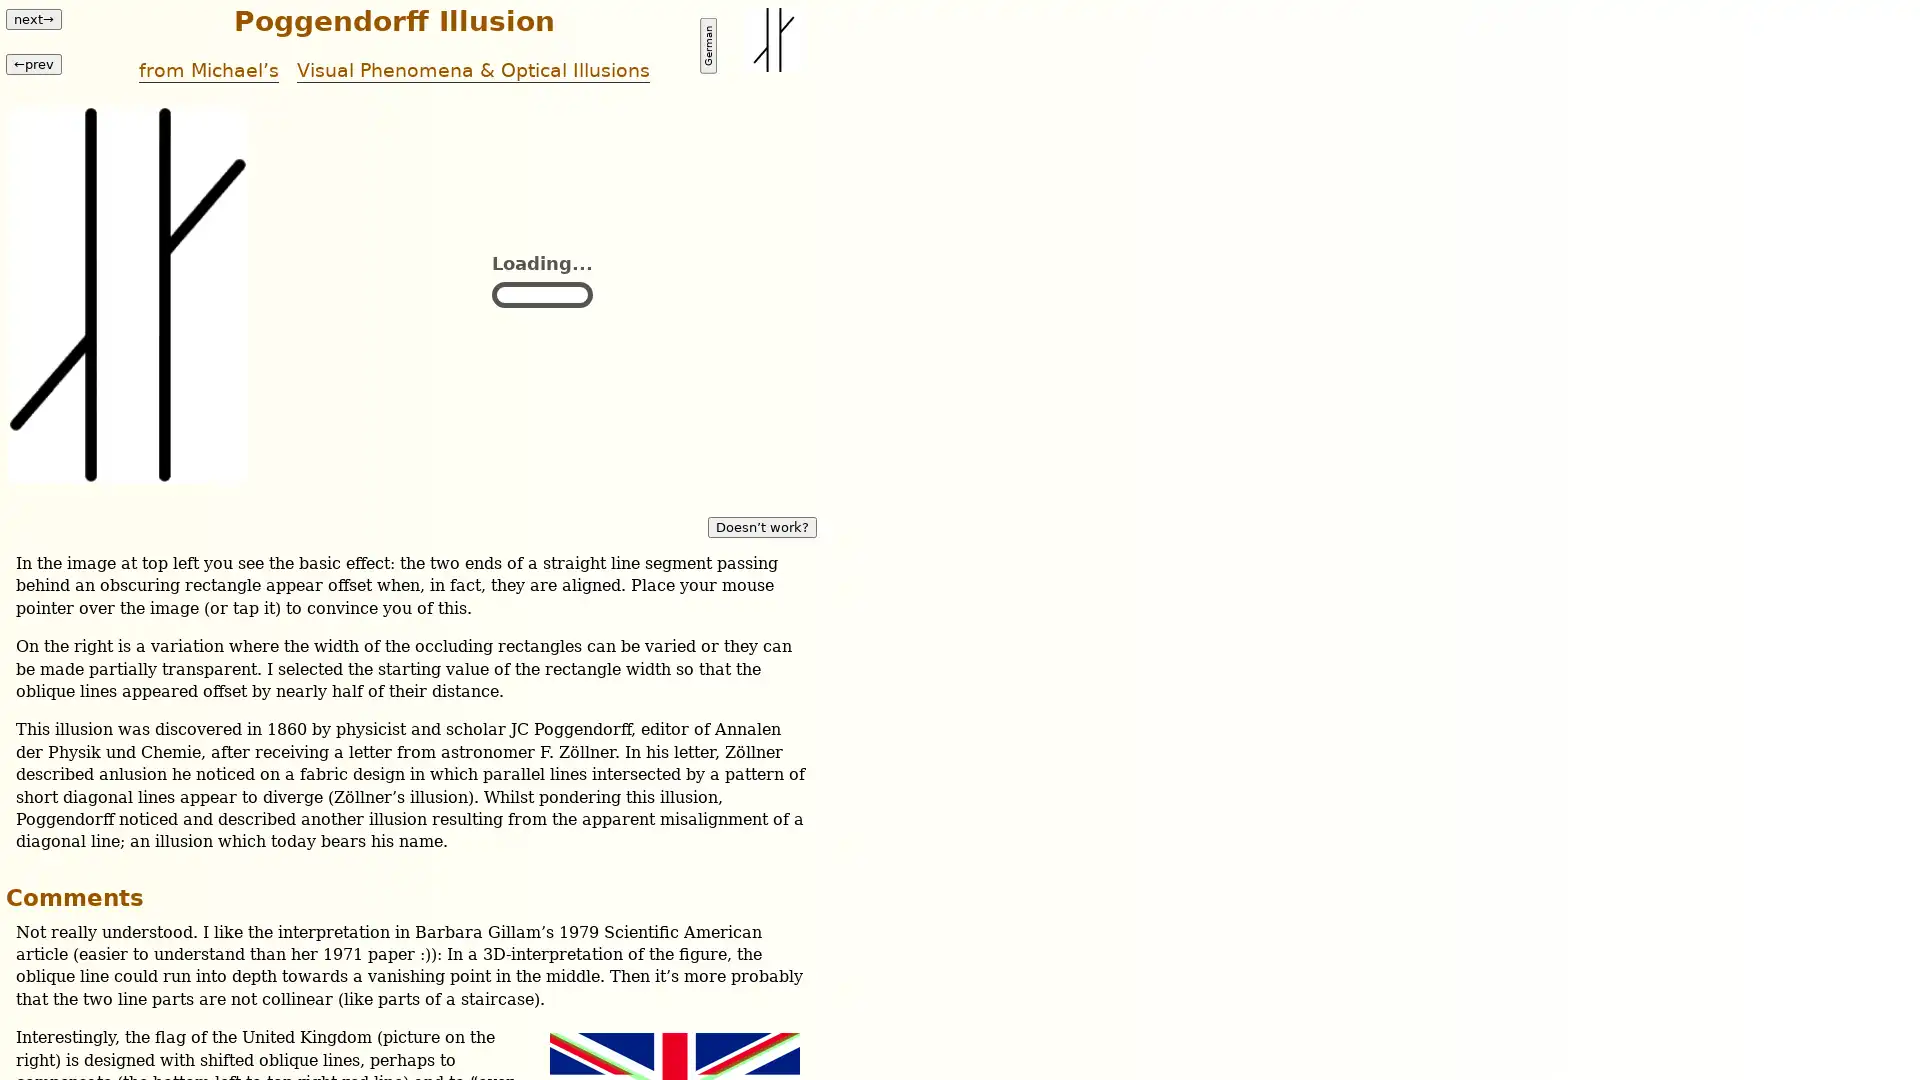 Image resolution: width=1920 pixels, height=1080 pixels. I want to click on Doesnt work?, so click(761, 525).